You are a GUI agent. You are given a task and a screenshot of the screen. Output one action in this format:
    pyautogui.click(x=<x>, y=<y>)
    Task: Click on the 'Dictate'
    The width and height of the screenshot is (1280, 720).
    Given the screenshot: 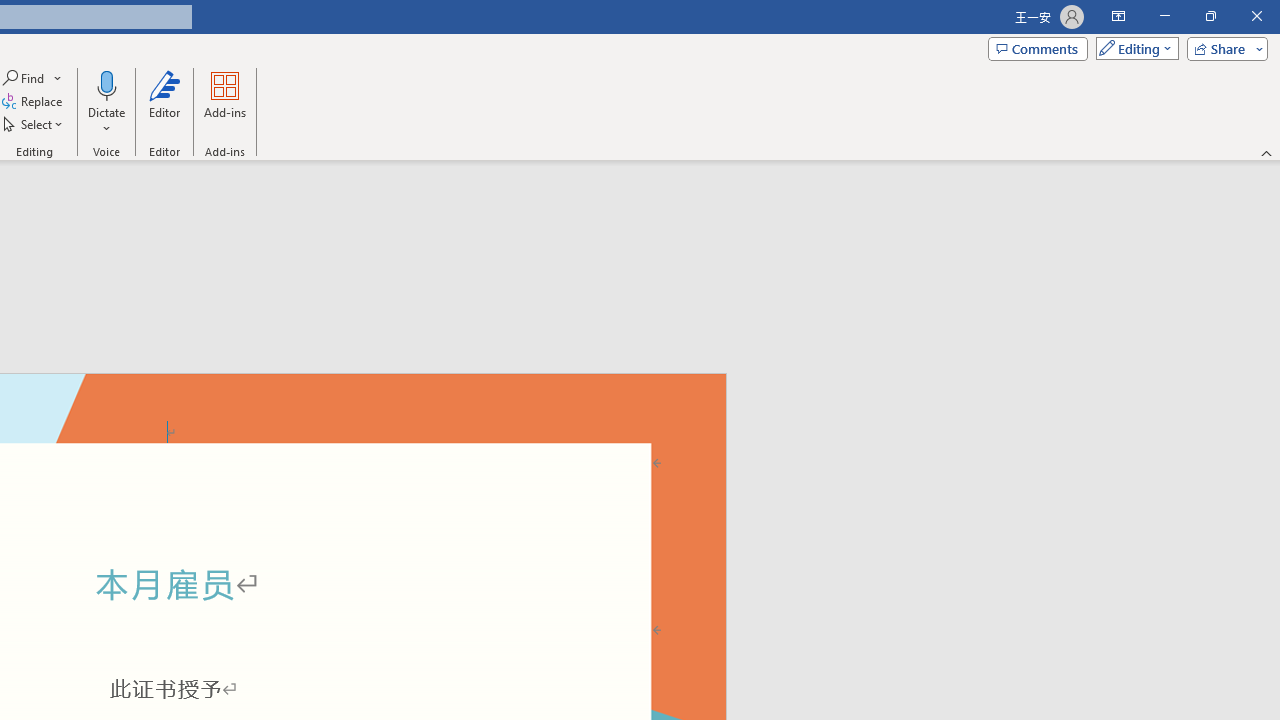 What is the action you would take?
    pyautogui.click(x=105, y=84)
    